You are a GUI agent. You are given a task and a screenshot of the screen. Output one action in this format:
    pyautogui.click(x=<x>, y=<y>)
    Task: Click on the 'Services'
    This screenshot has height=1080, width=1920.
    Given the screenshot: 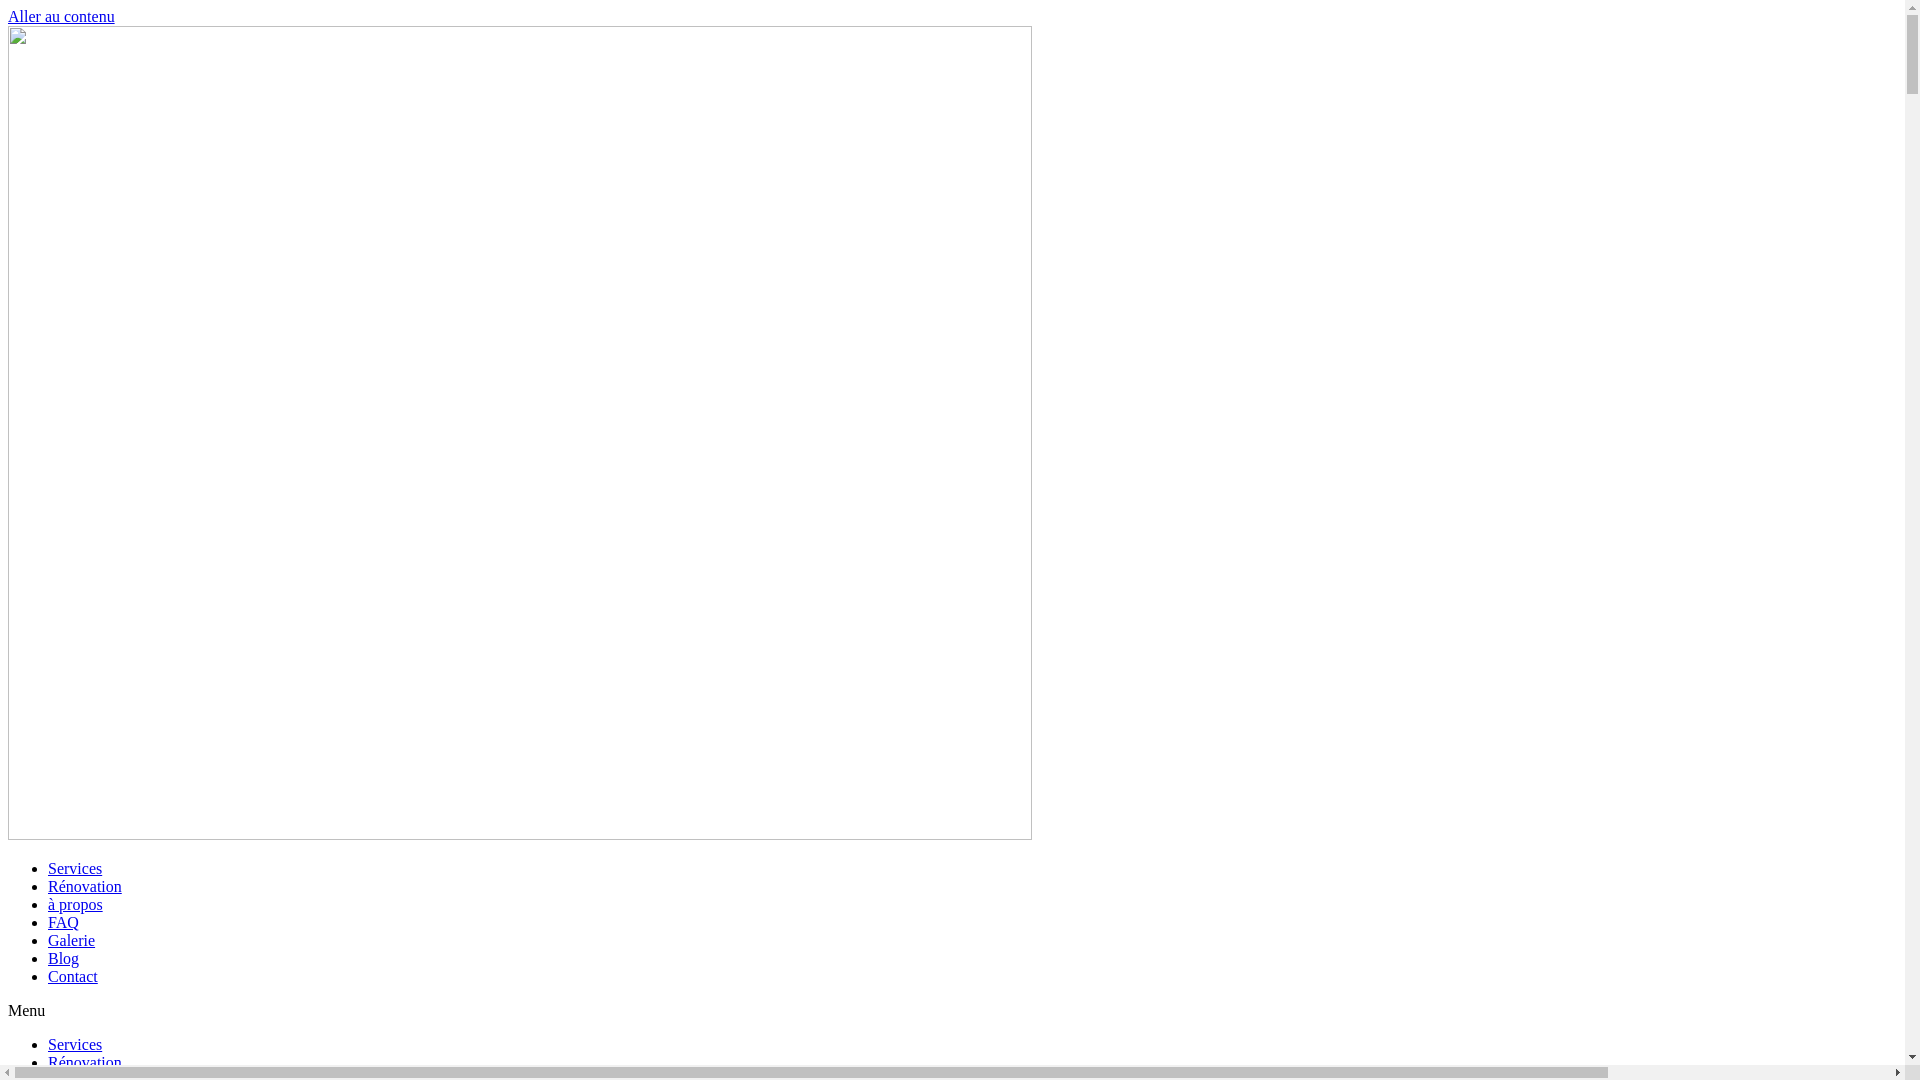 What is the action you would take?
    pyautogui.click(x=75, y=1043)
    